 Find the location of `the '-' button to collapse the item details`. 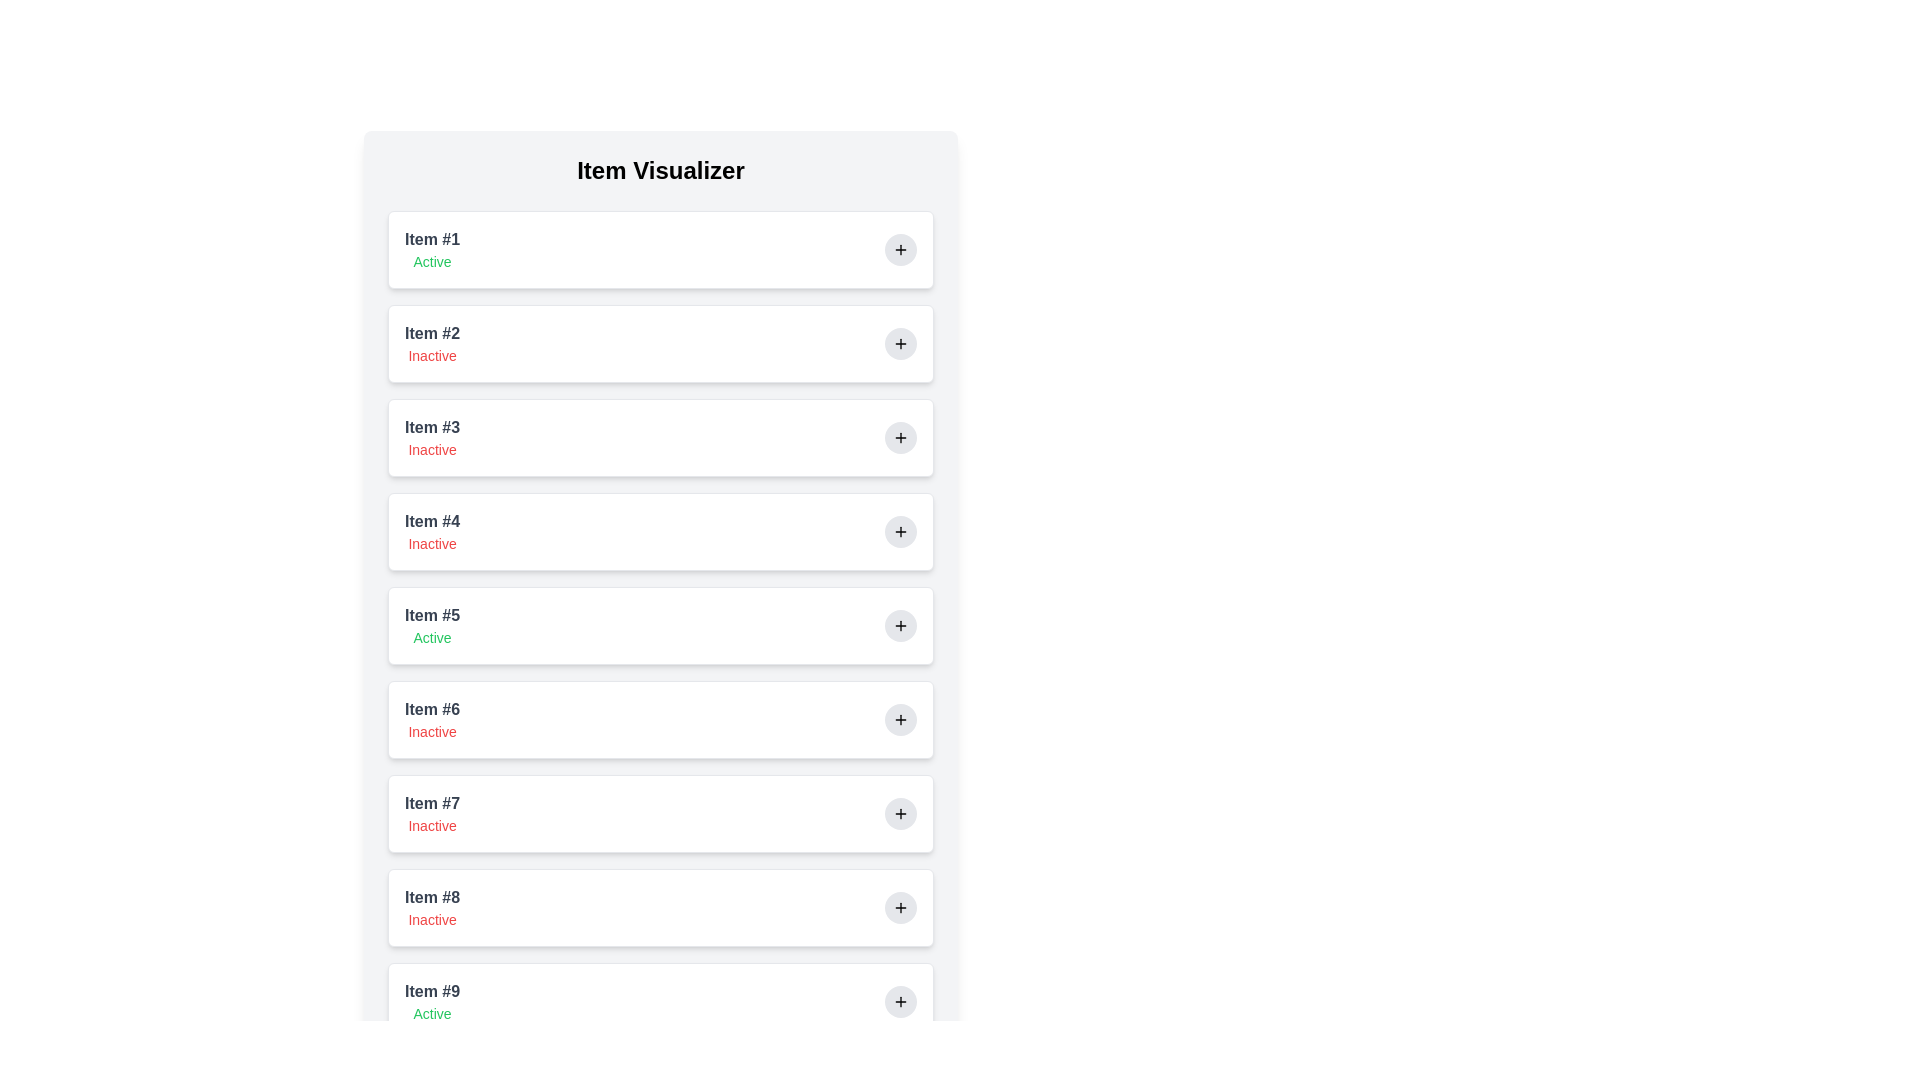

the '-' button to collapse the item details is located at coordinates (900, 249).